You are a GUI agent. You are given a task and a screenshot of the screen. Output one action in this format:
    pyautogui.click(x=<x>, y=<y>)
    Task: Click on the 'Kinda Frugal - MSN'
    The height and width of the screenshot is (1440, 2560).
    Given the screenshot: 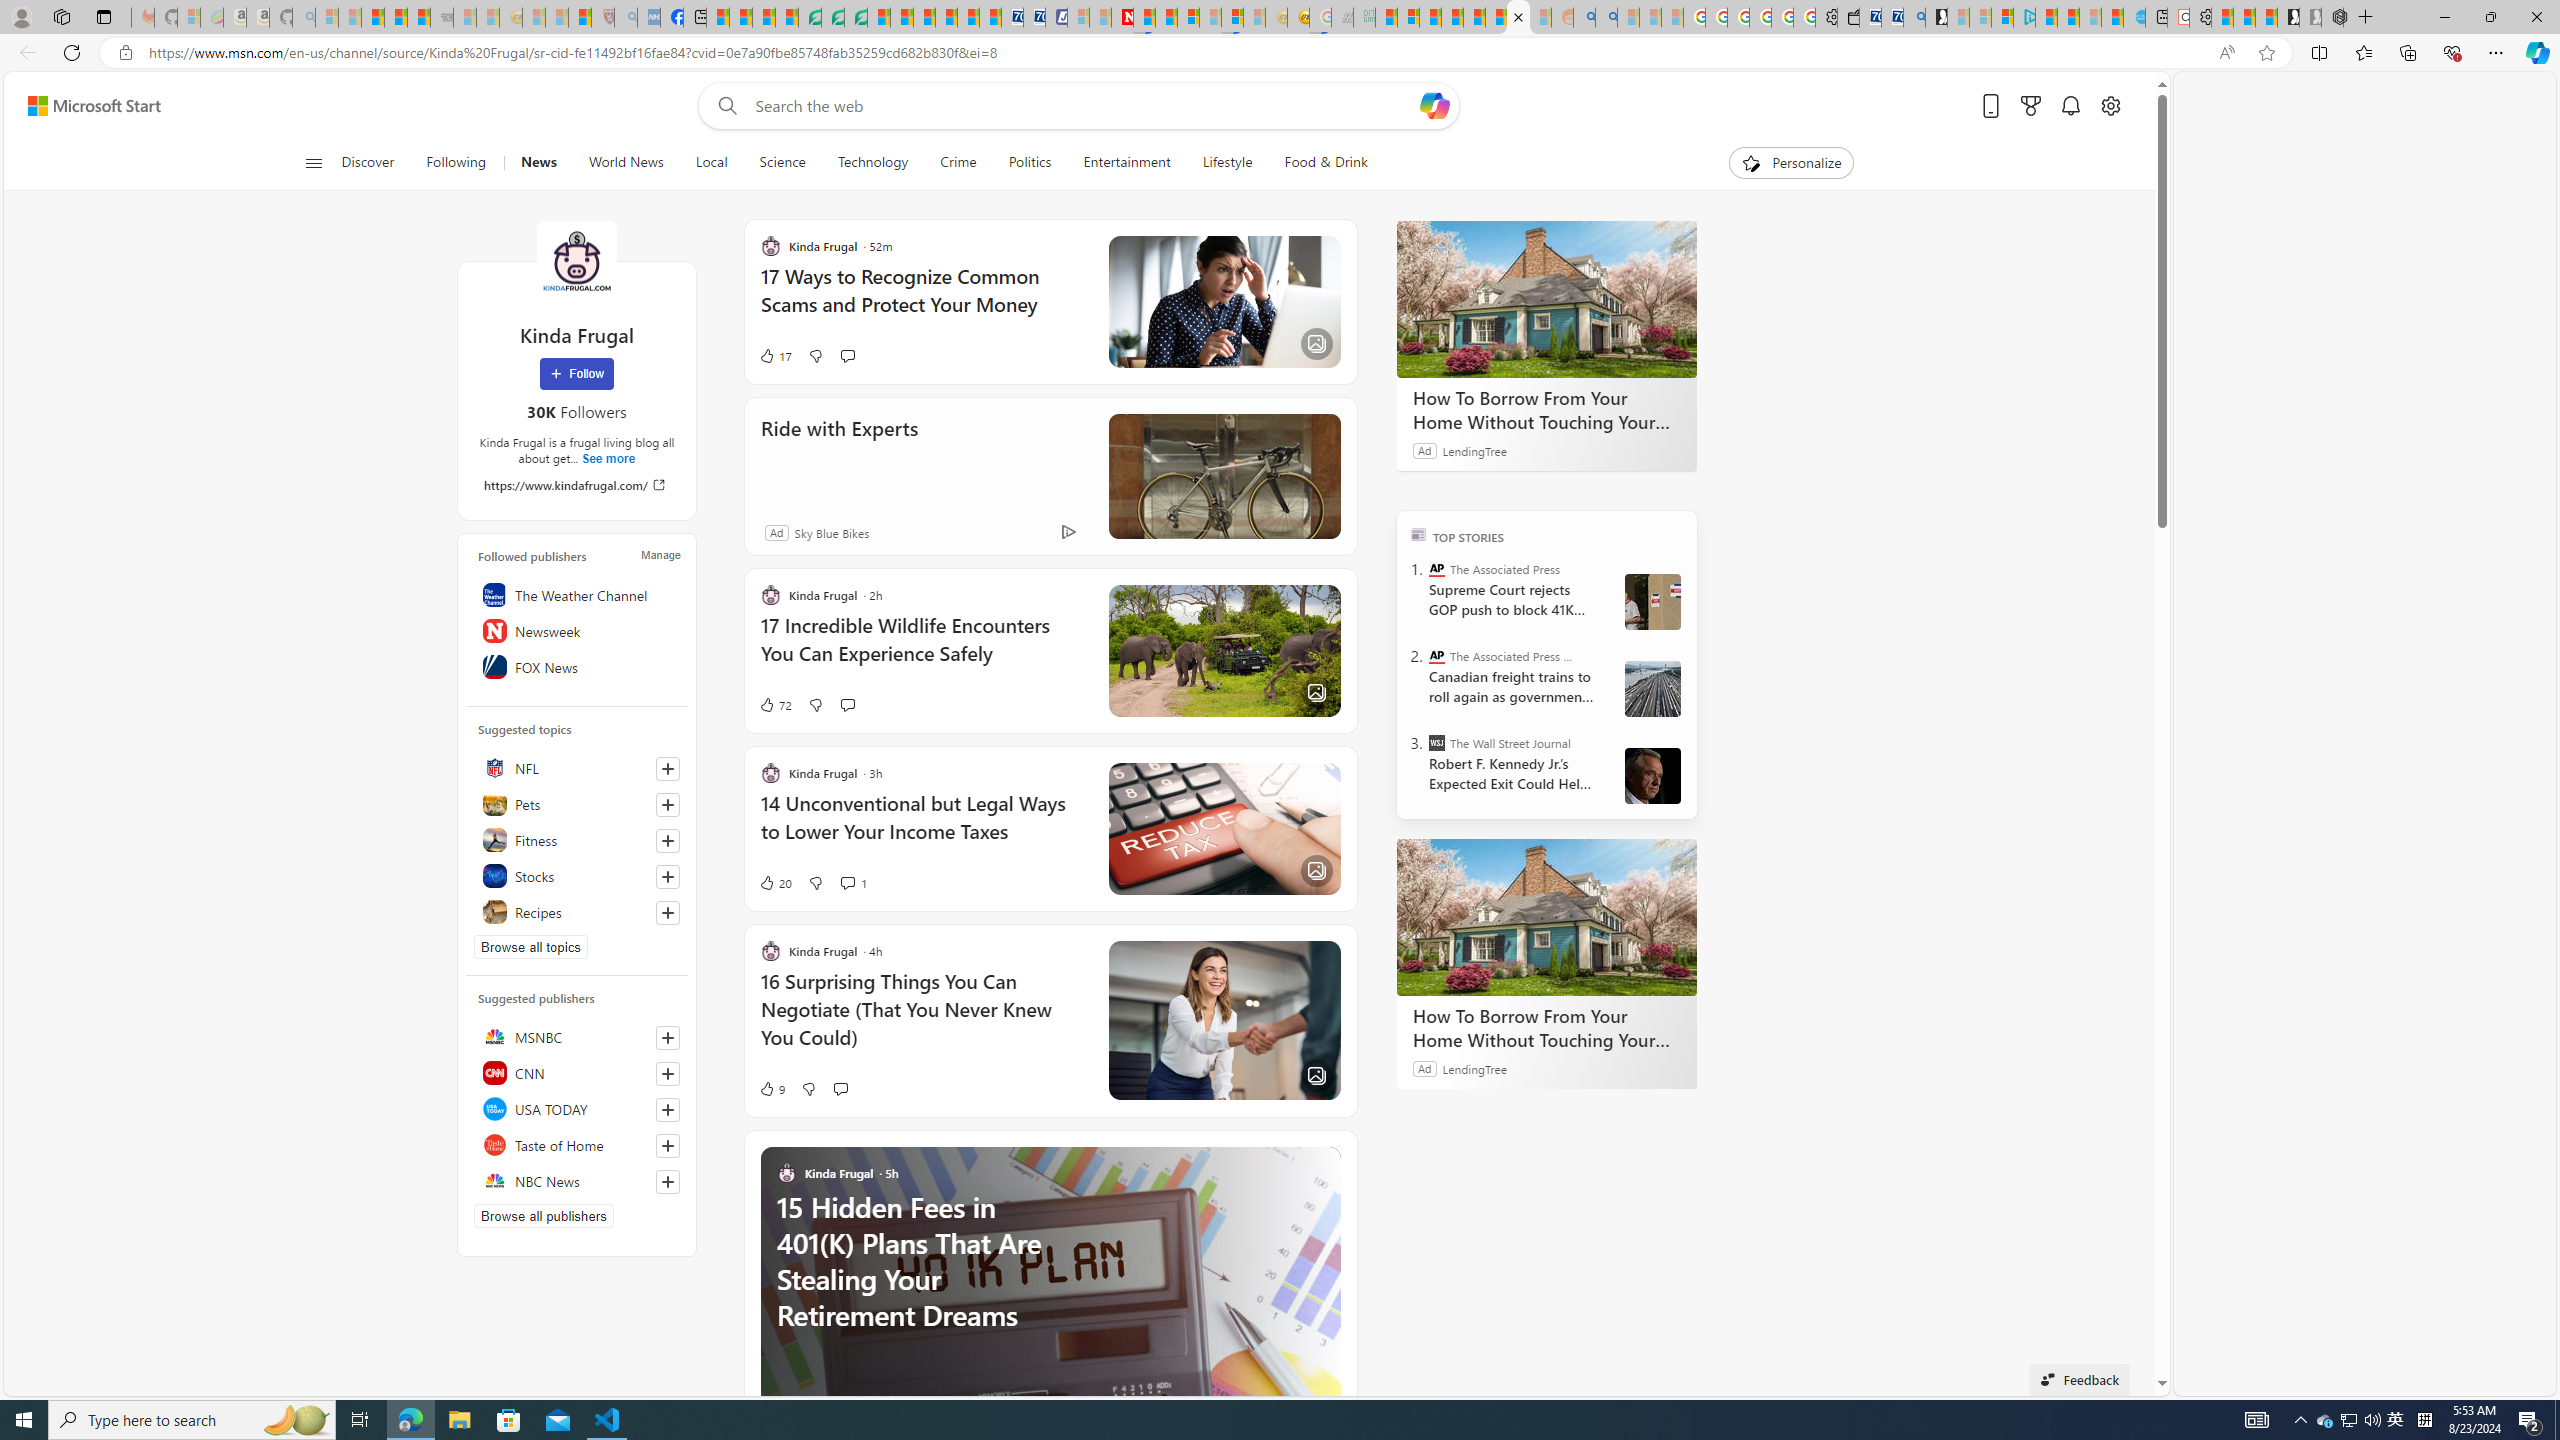 What is the action you would take?
    pyautogui.click(x=1519, y=16)
    